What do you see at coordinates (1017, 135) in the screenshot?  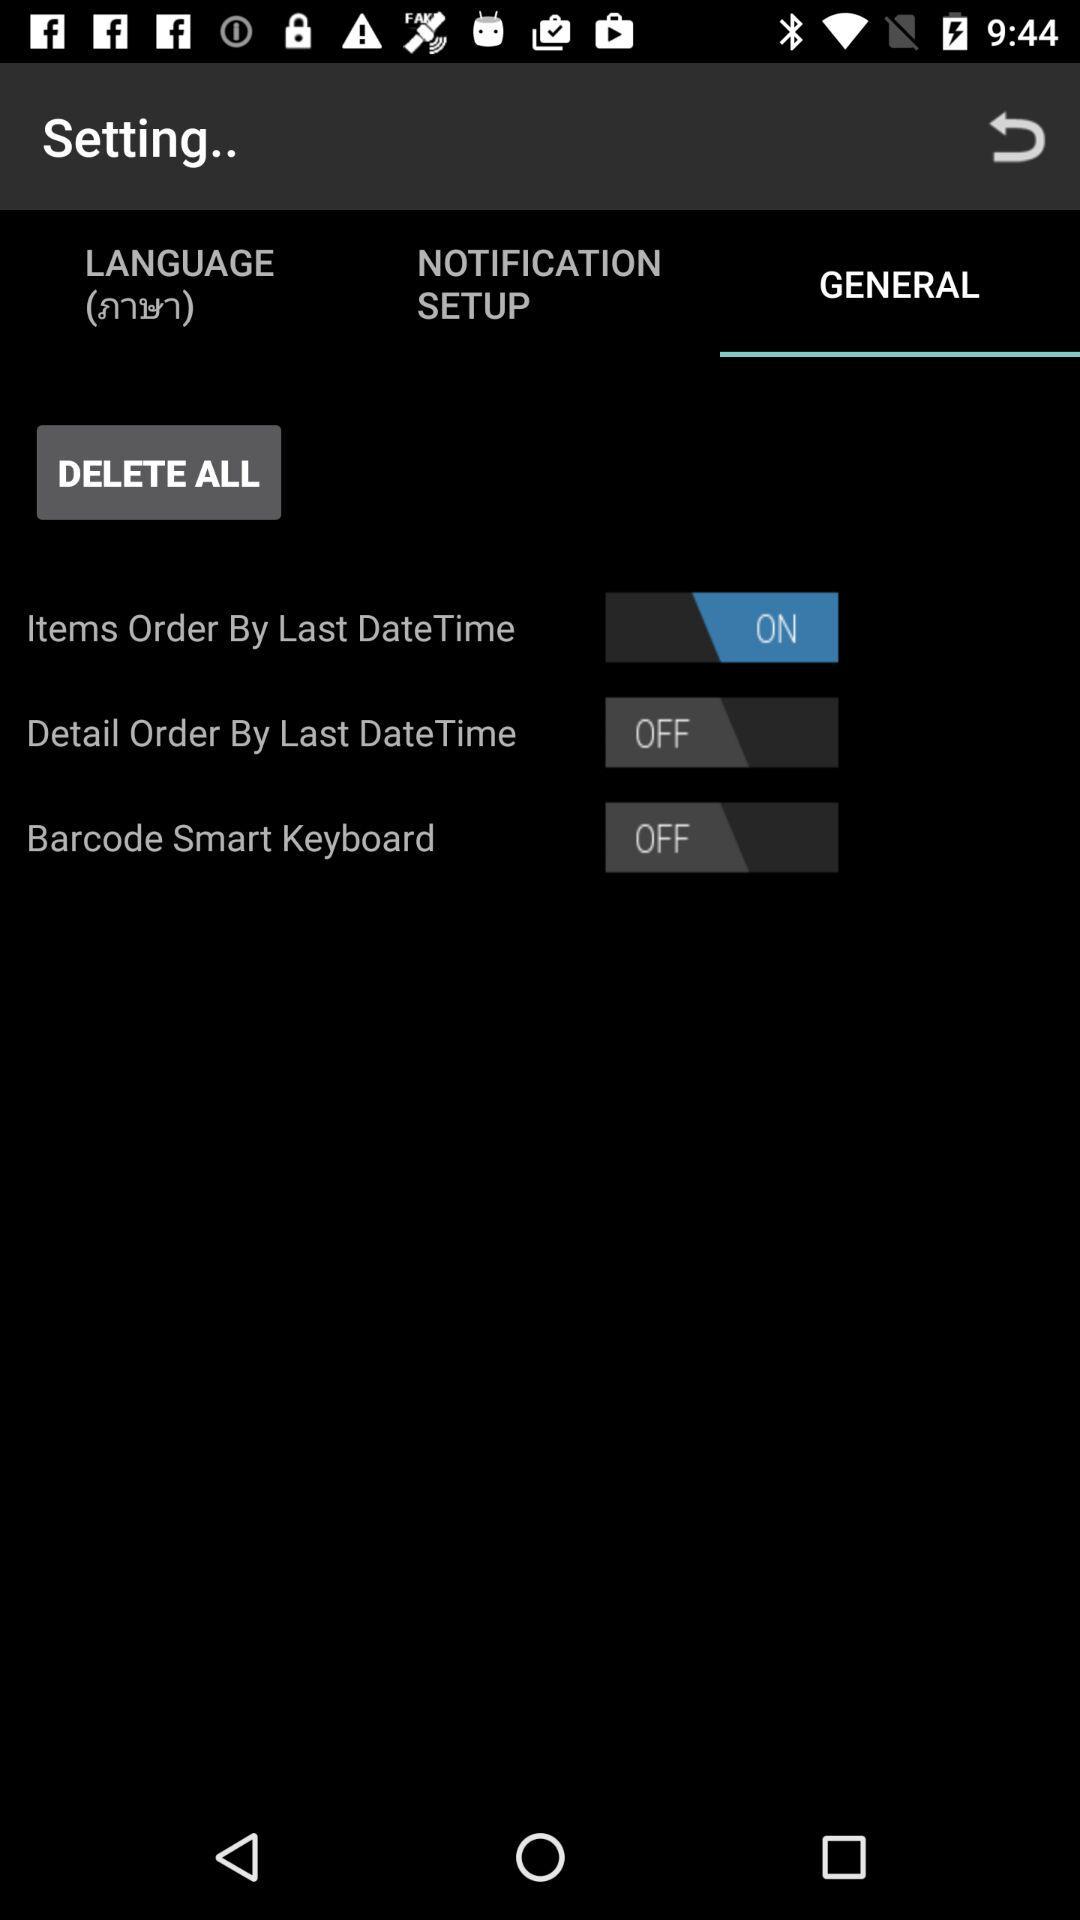 I see `the app to the right of the notification` at bounding box center [1017, 135].